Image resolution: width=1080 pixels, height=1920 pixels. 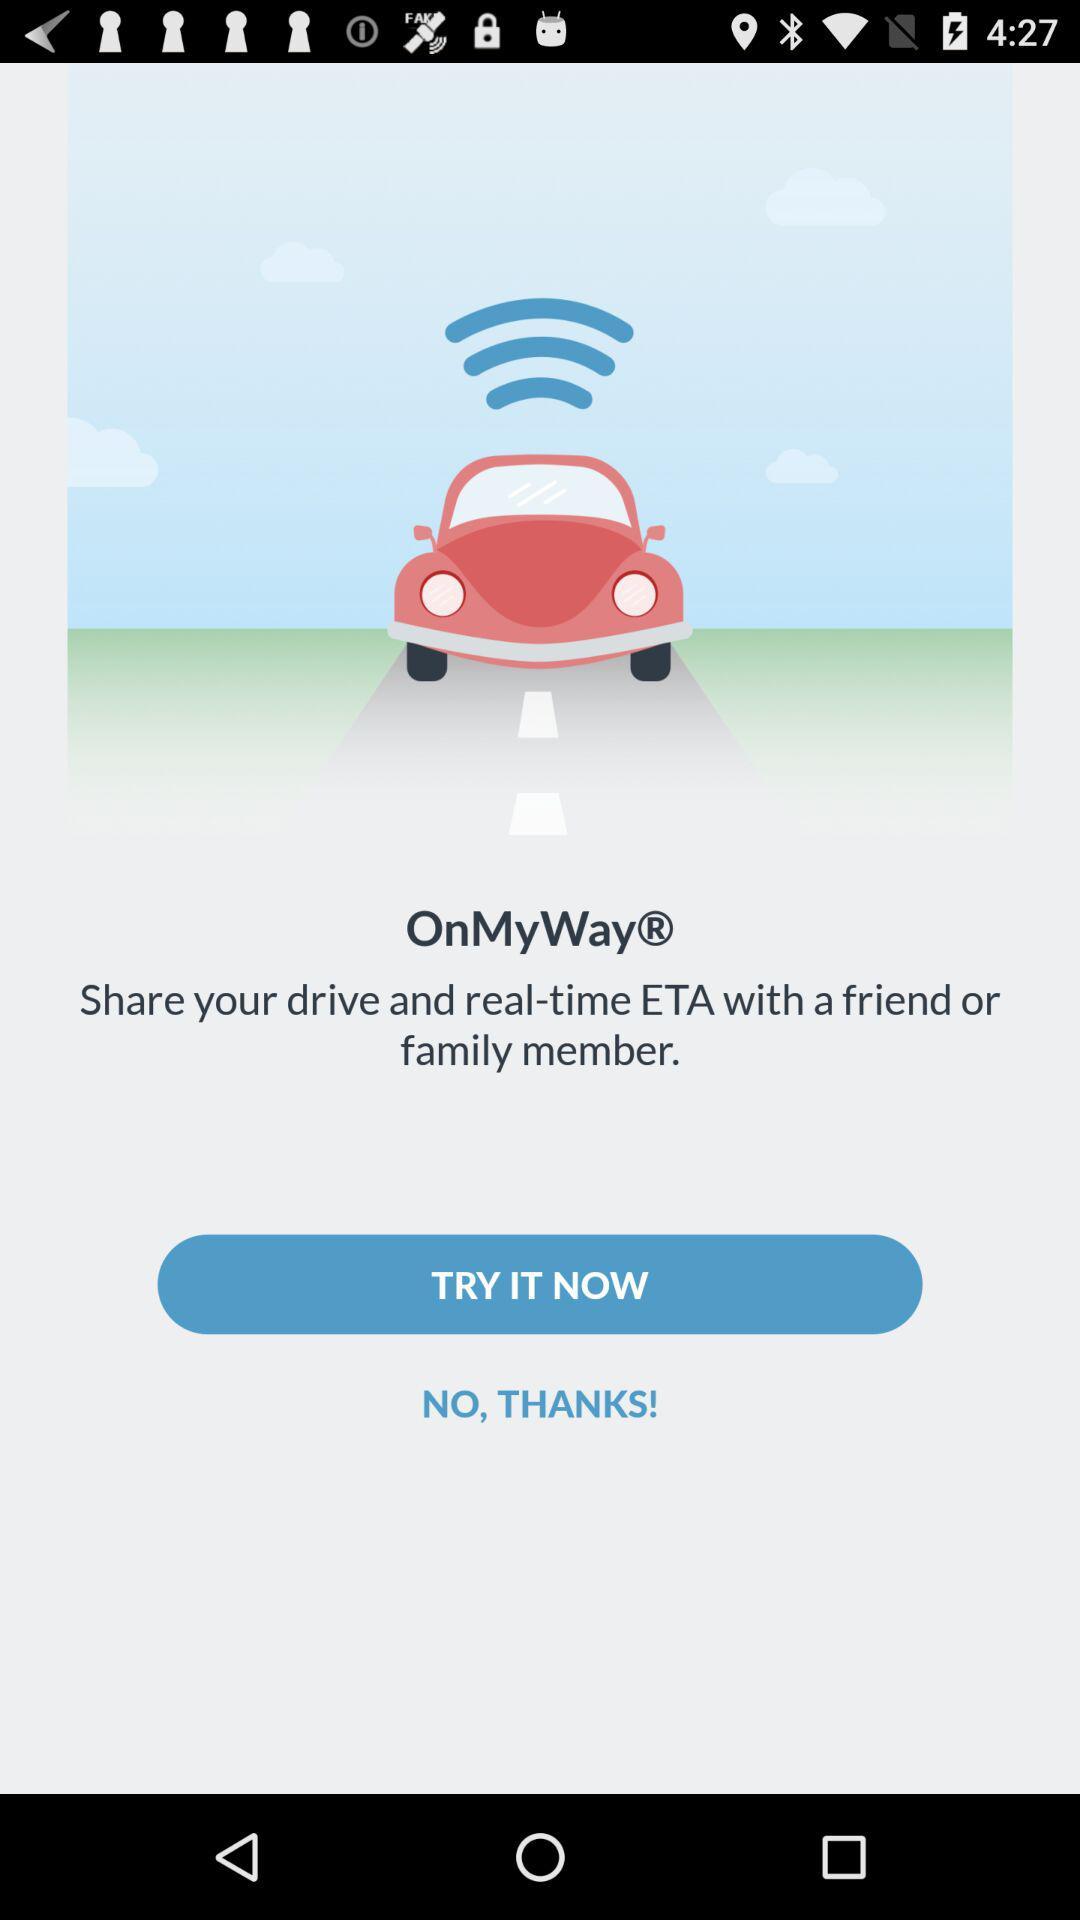 What do you see at coordinates (540, 1284) in the screenshot?
I see `the try it now` at bounding box center [540, 1284].